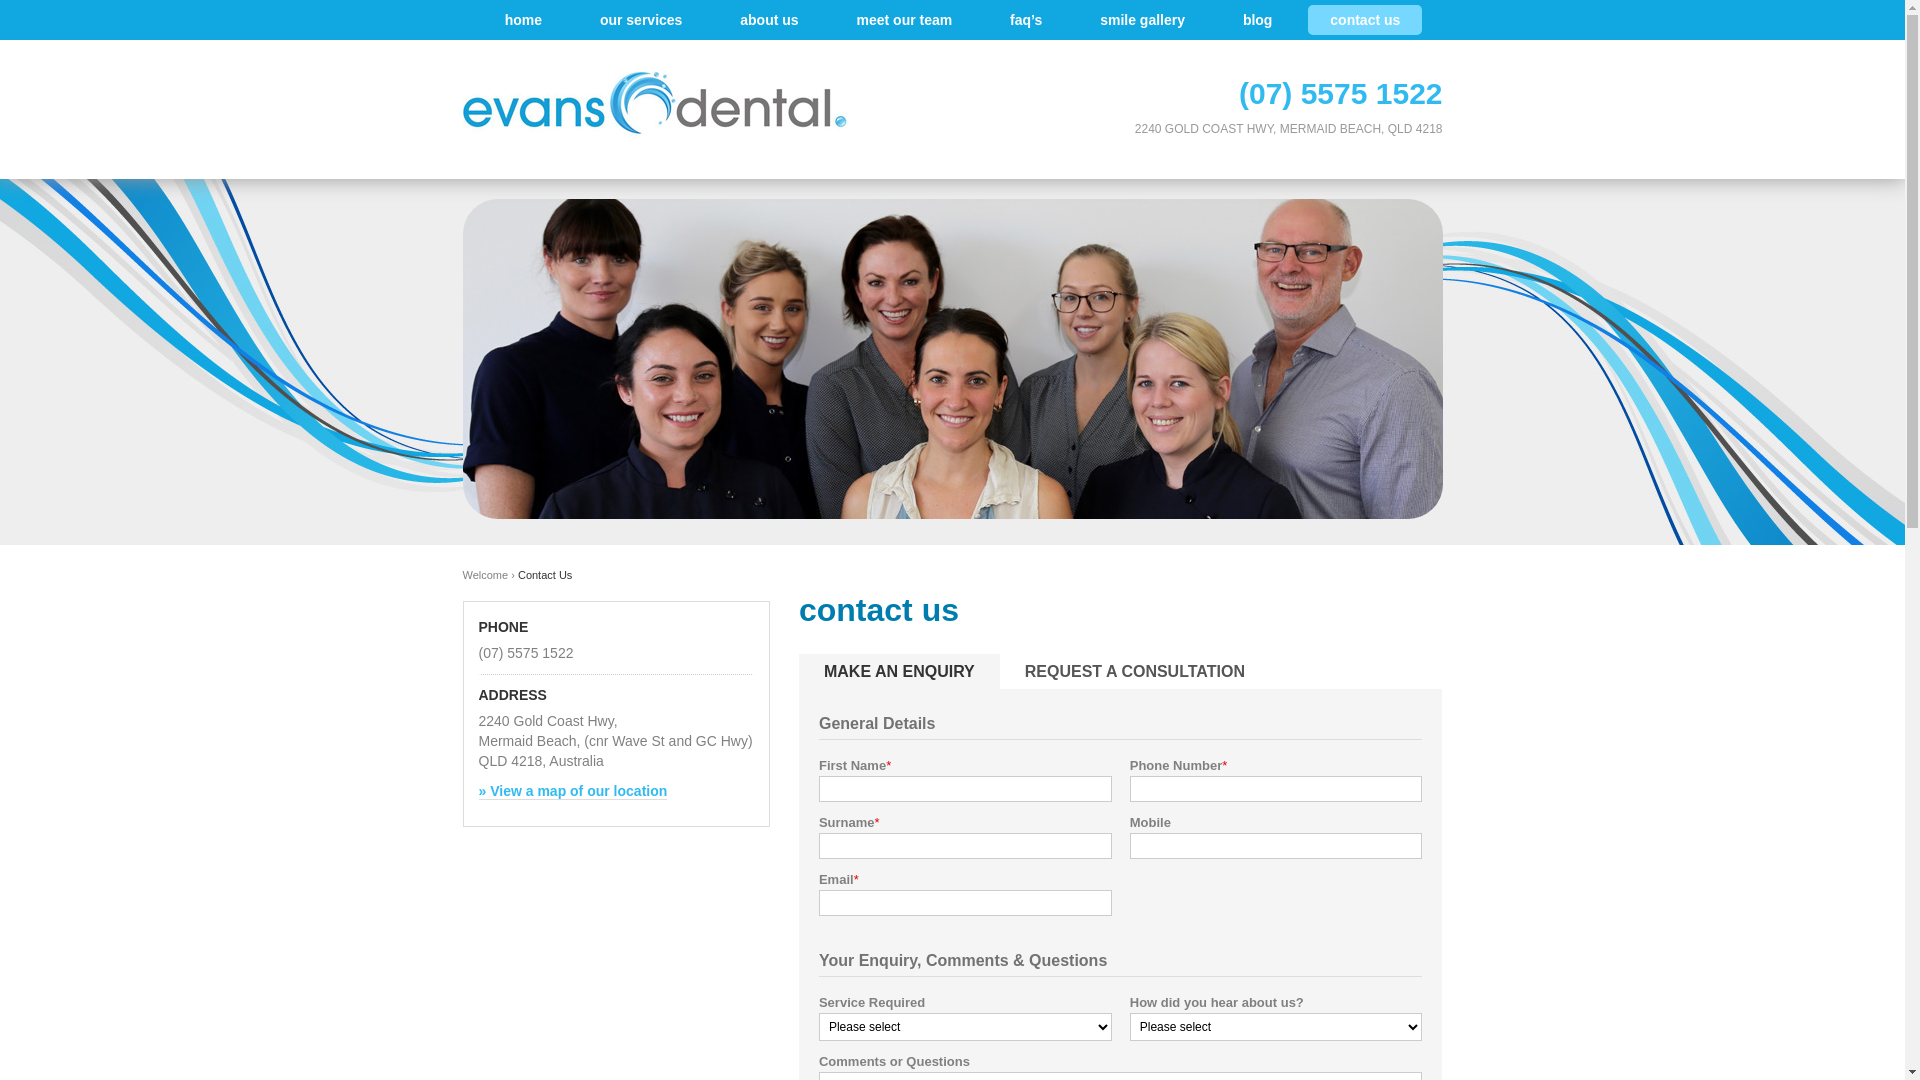  I want to click on 'contact us', so click(1363, 19).